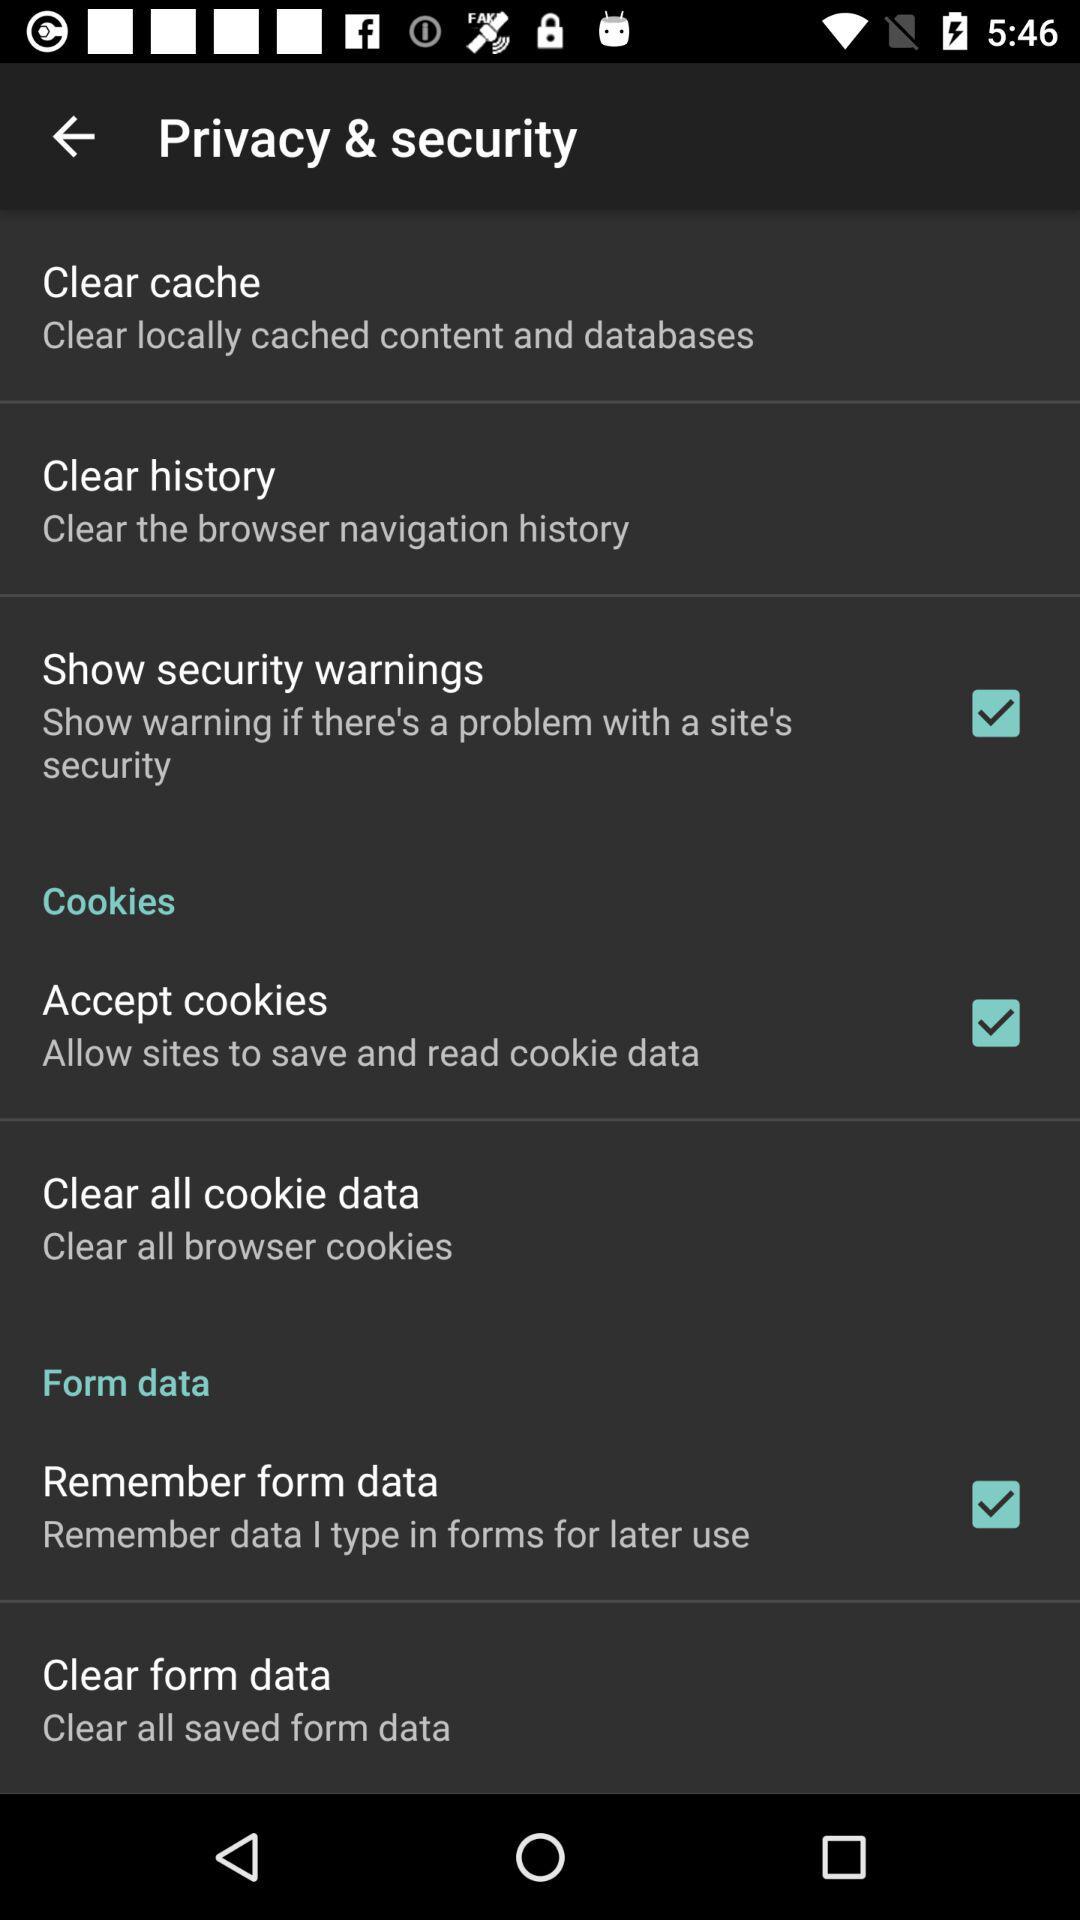  I want to click on the check box icon for accept cookies, so click(995, 1022).